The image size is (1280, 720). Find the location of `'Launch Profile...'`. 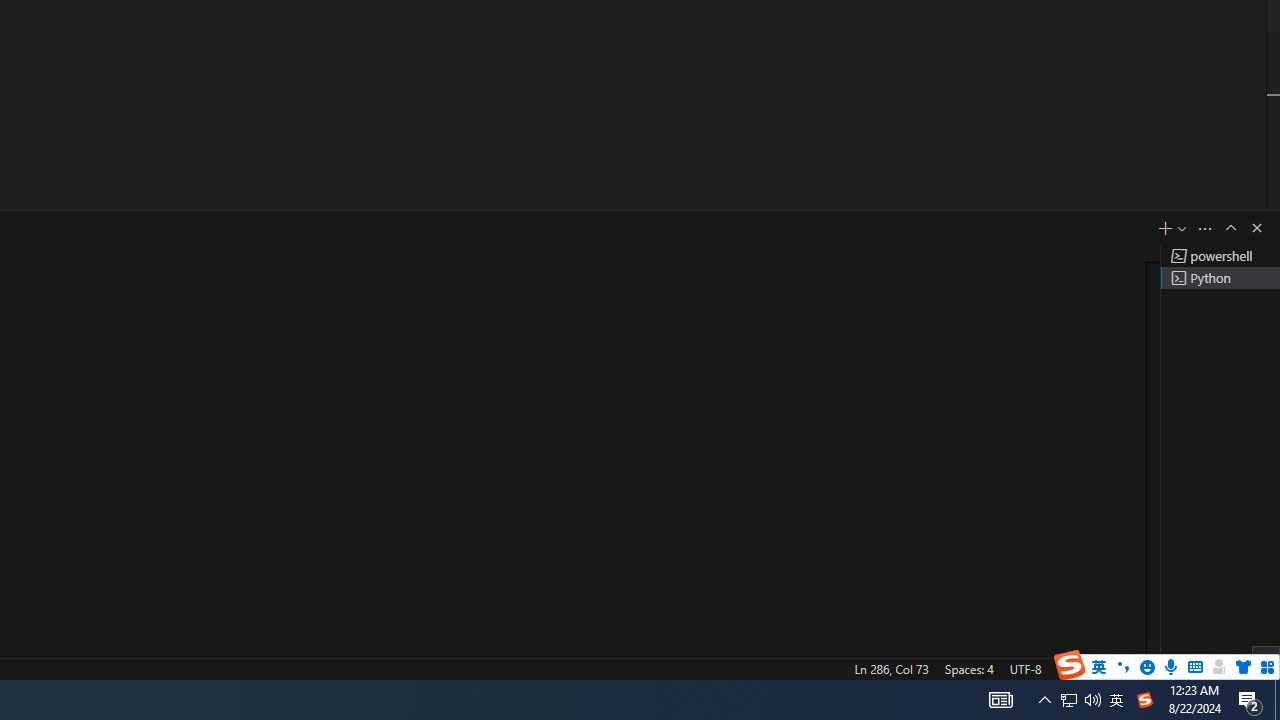

'Launch Profile...' is located at coordinates (1182, 227).